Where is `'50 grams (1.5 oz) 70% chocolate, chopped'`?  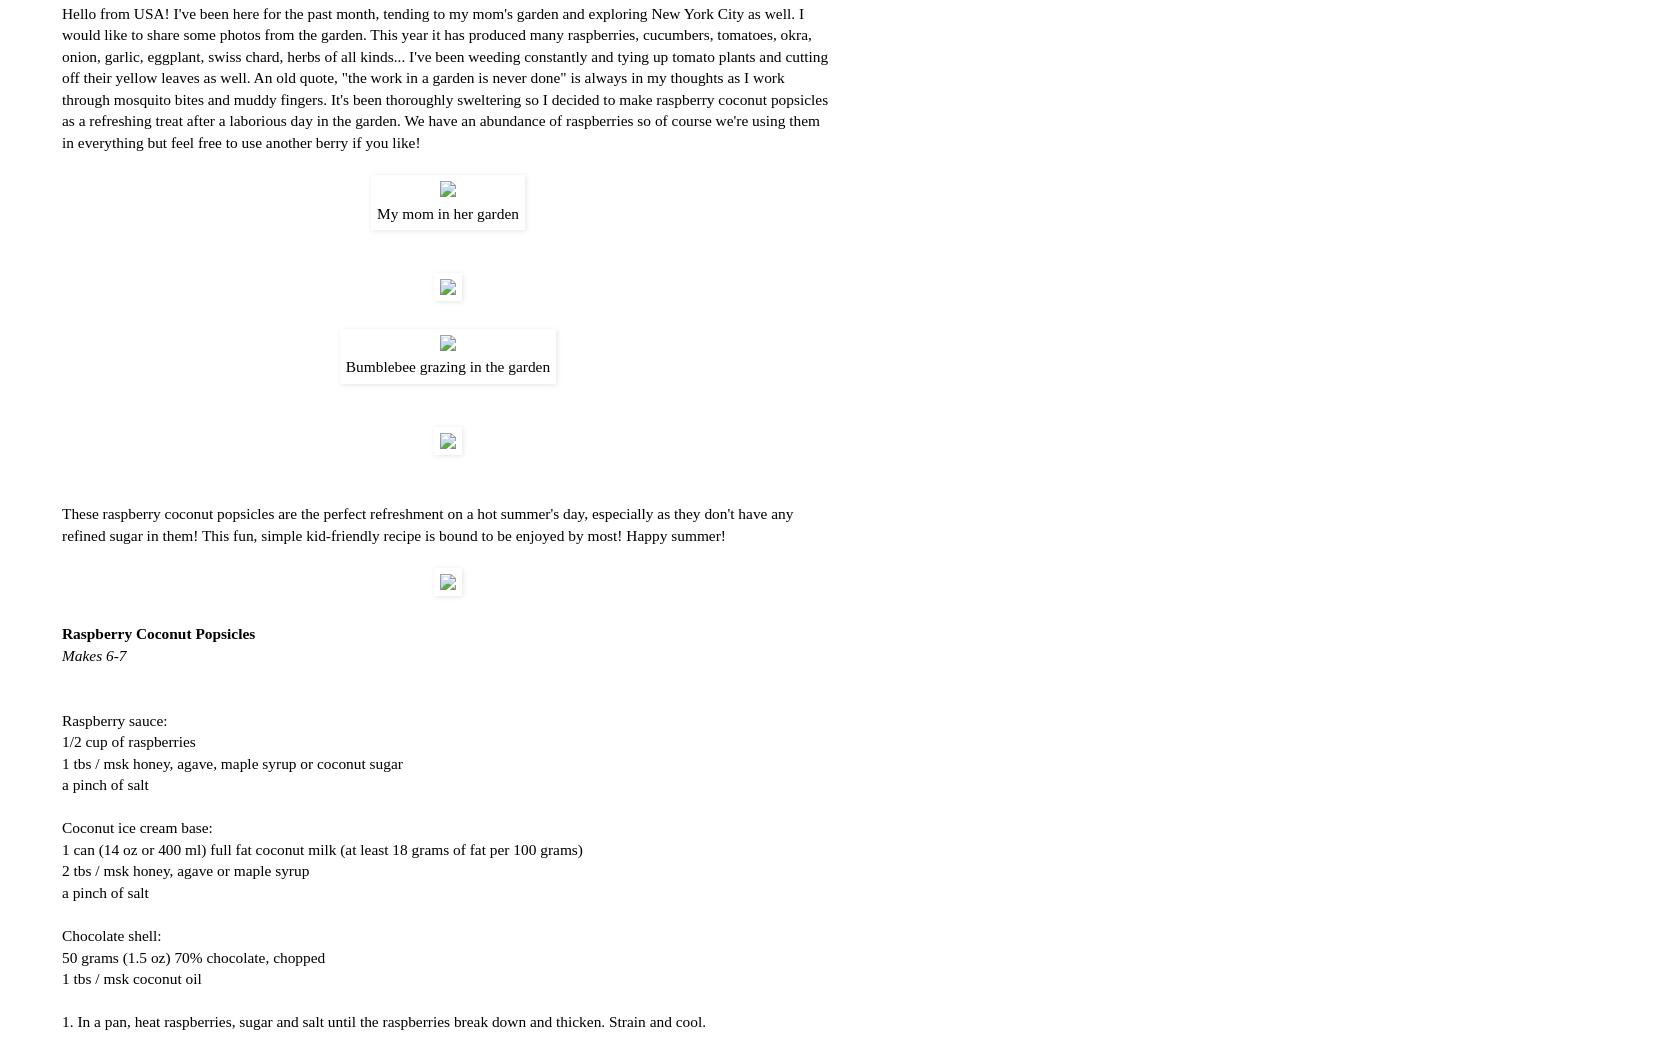
'50 grams (1.5 oz) 70% chocolate, chopped' is located at coordinates (193, 955).